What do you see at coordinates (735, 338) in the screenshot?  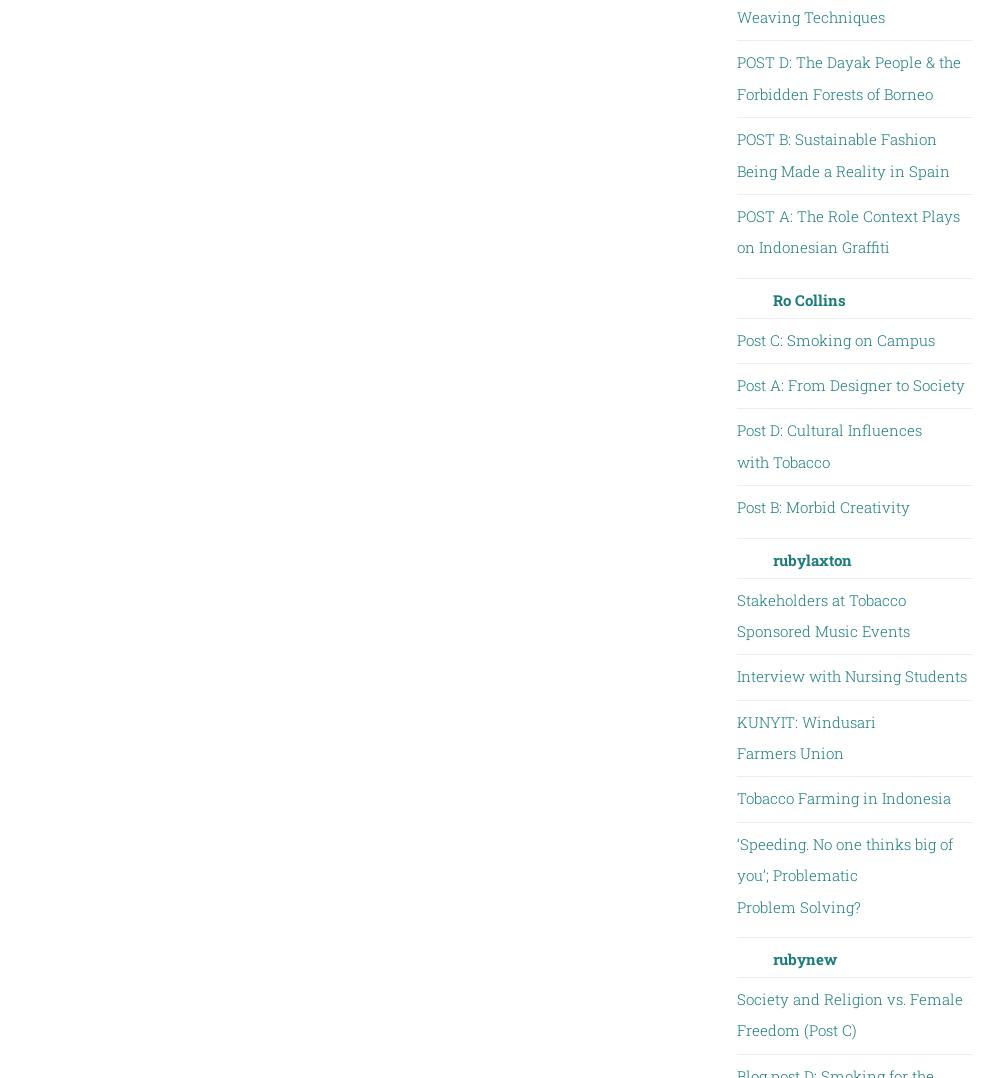 I see `'Post C: Smoking on Campus'` at bounding box center [735, 338].